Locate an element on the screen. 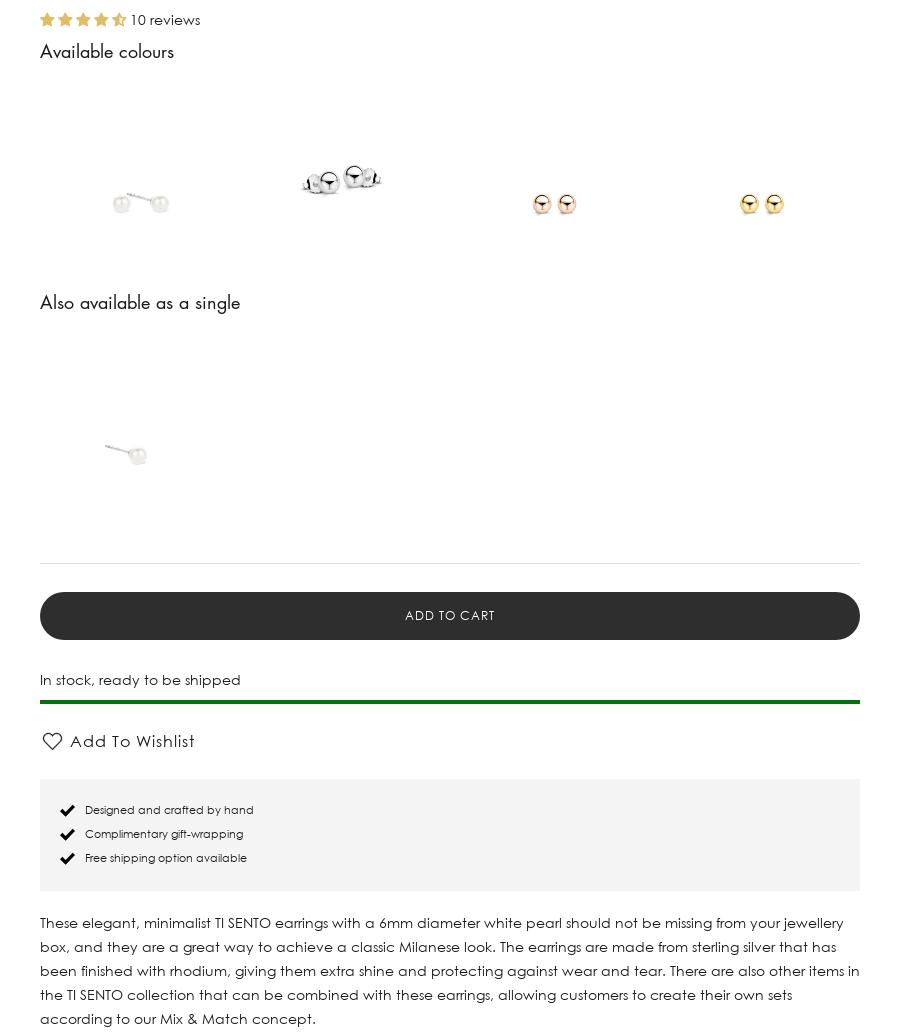 This screenshot has width=900, height=1034. 'Available colours' is located at coordinates (106, 50).